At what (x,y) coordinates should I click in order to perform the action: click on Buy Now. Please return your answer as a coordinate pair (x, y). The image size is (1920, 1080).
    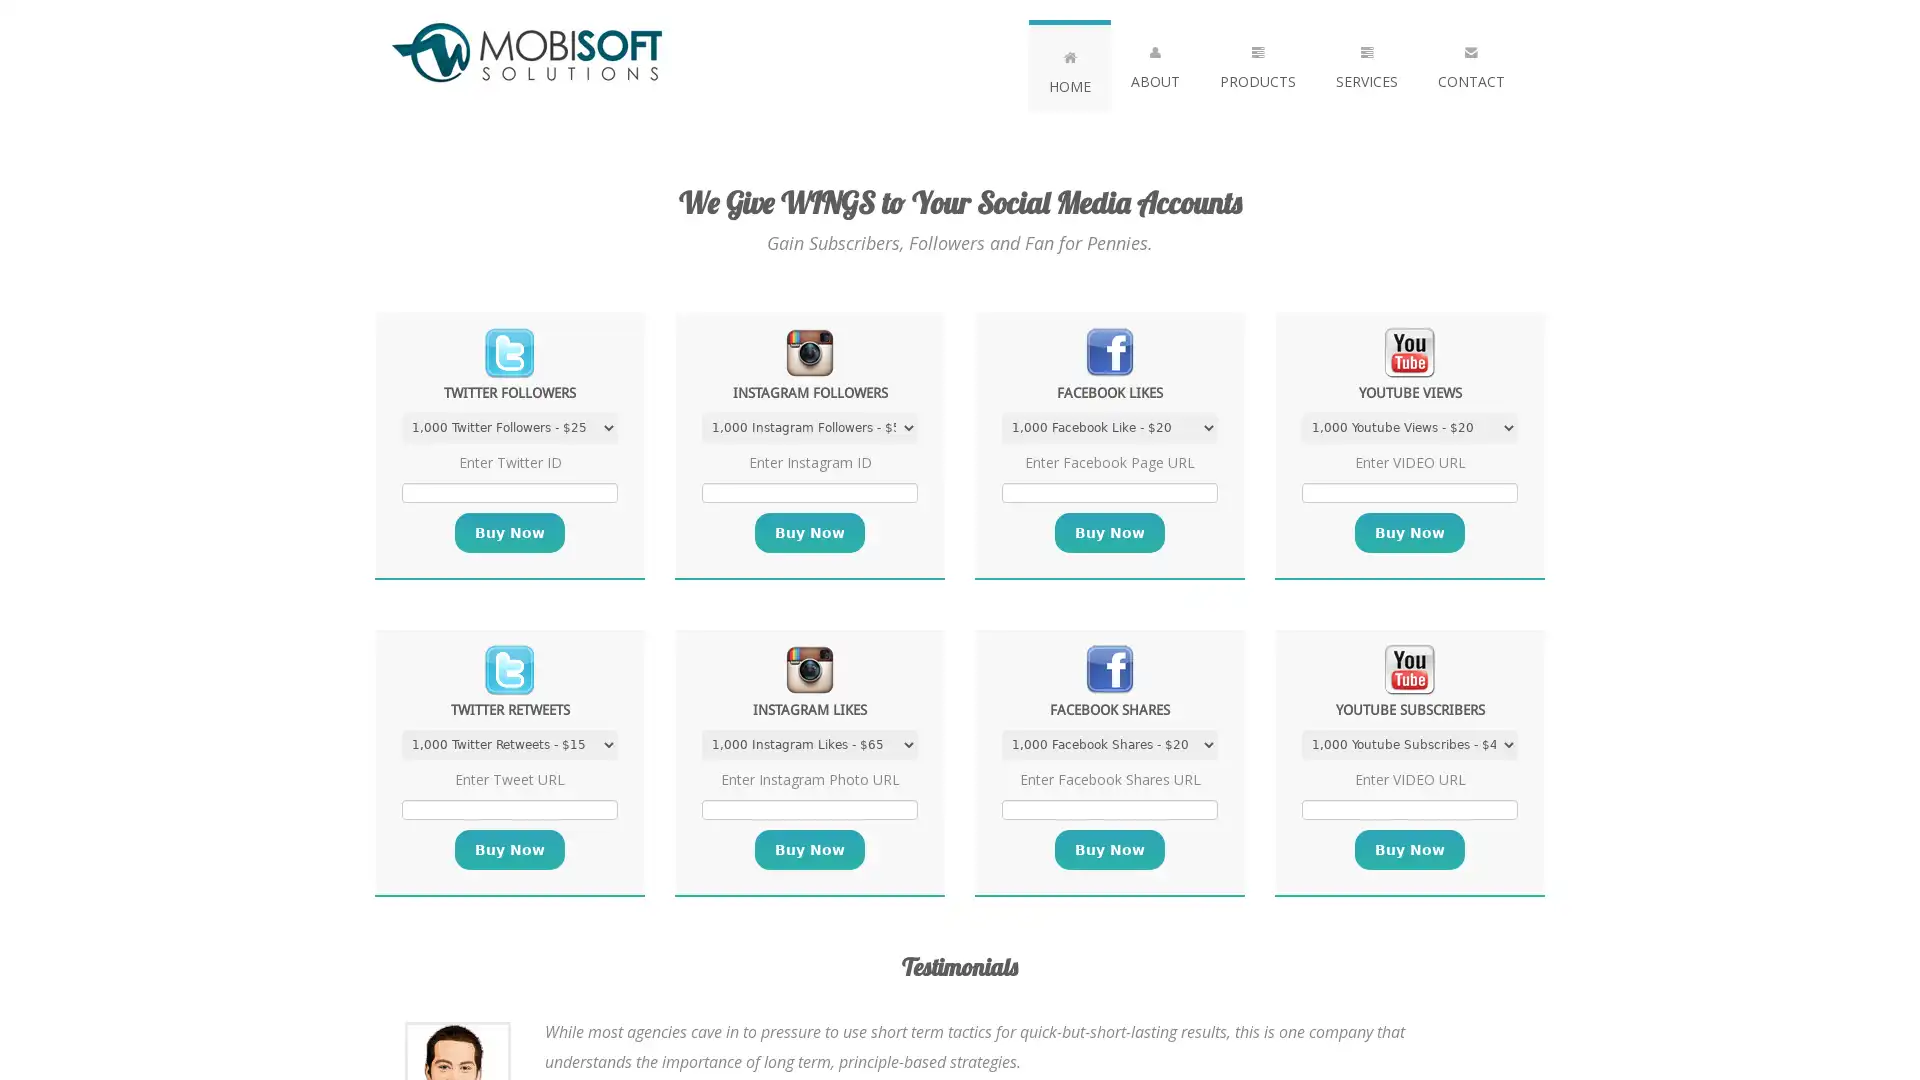
    Looking at the image, I should click on (509, 849).